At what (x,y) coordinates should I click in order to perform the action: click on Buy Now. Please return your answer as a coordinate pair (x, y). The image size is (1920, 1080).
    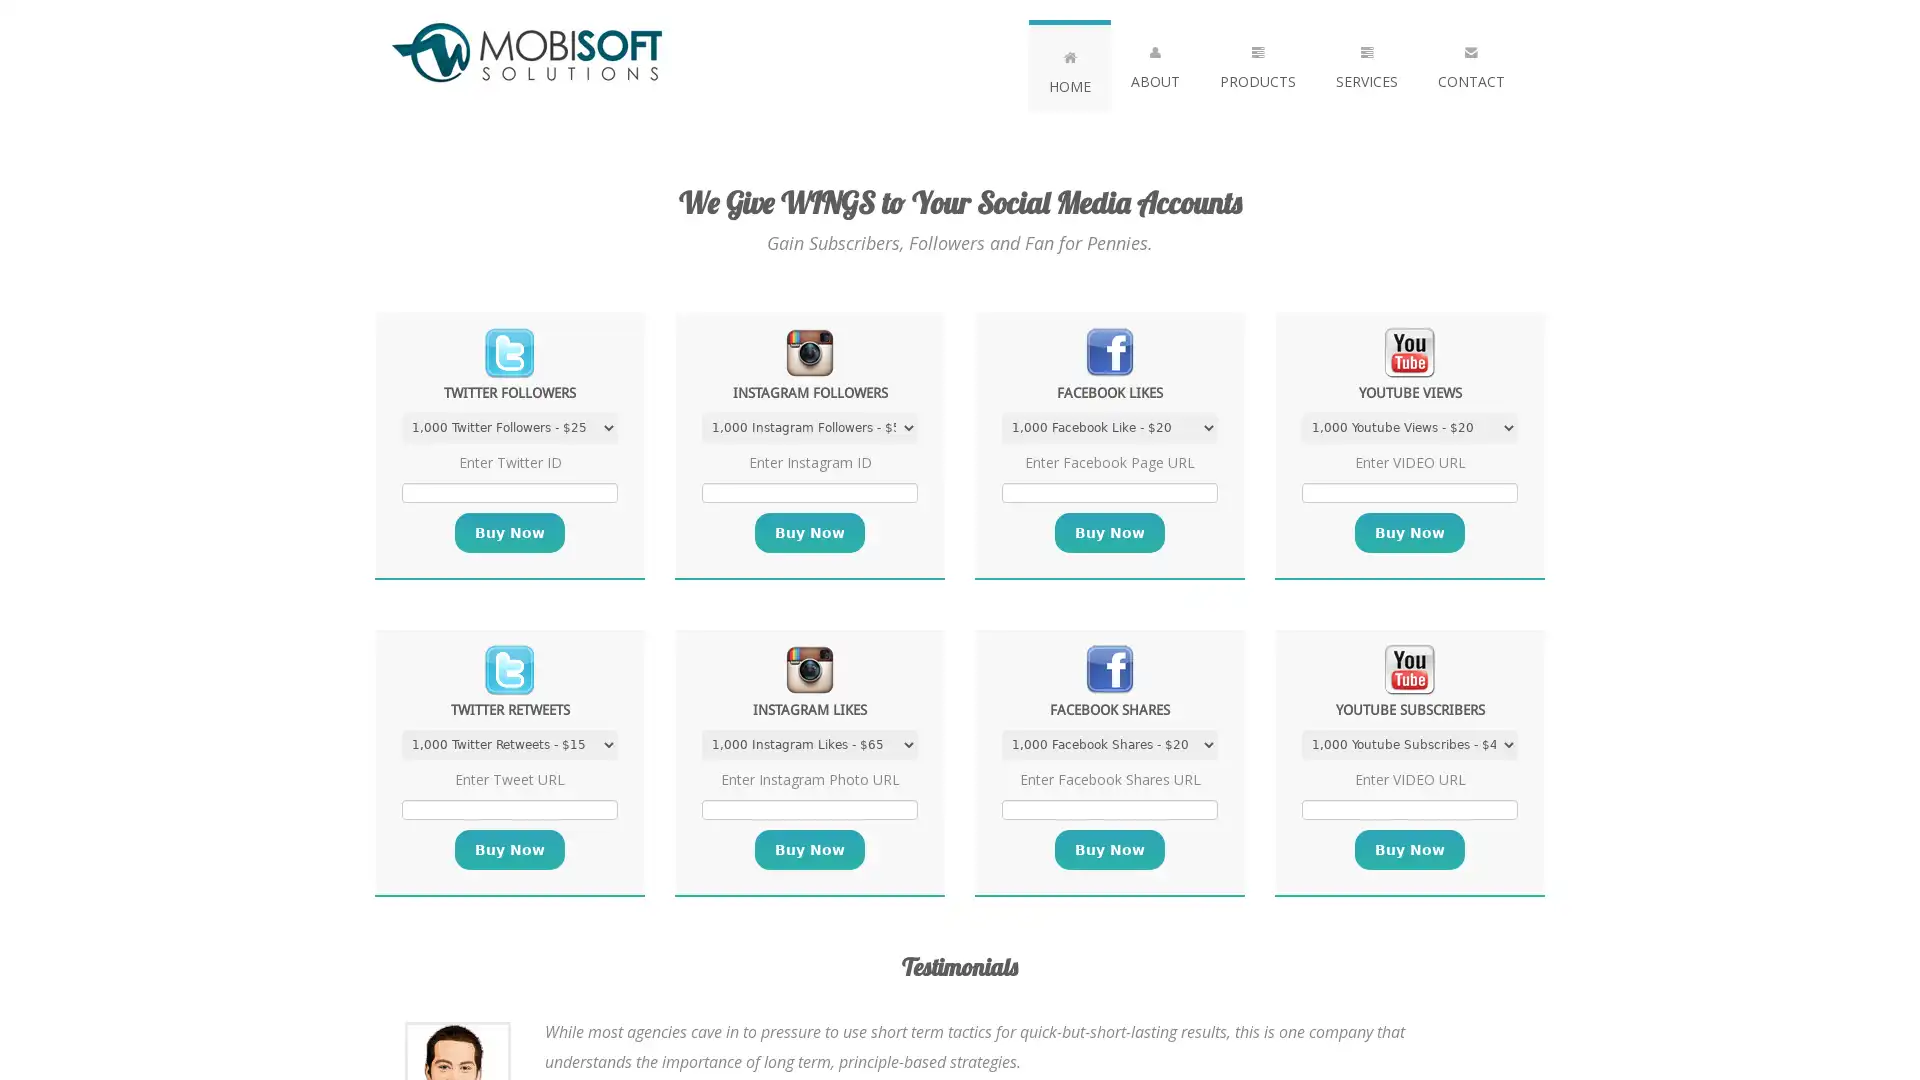
    Looking at the image, I should click on (509, 849).